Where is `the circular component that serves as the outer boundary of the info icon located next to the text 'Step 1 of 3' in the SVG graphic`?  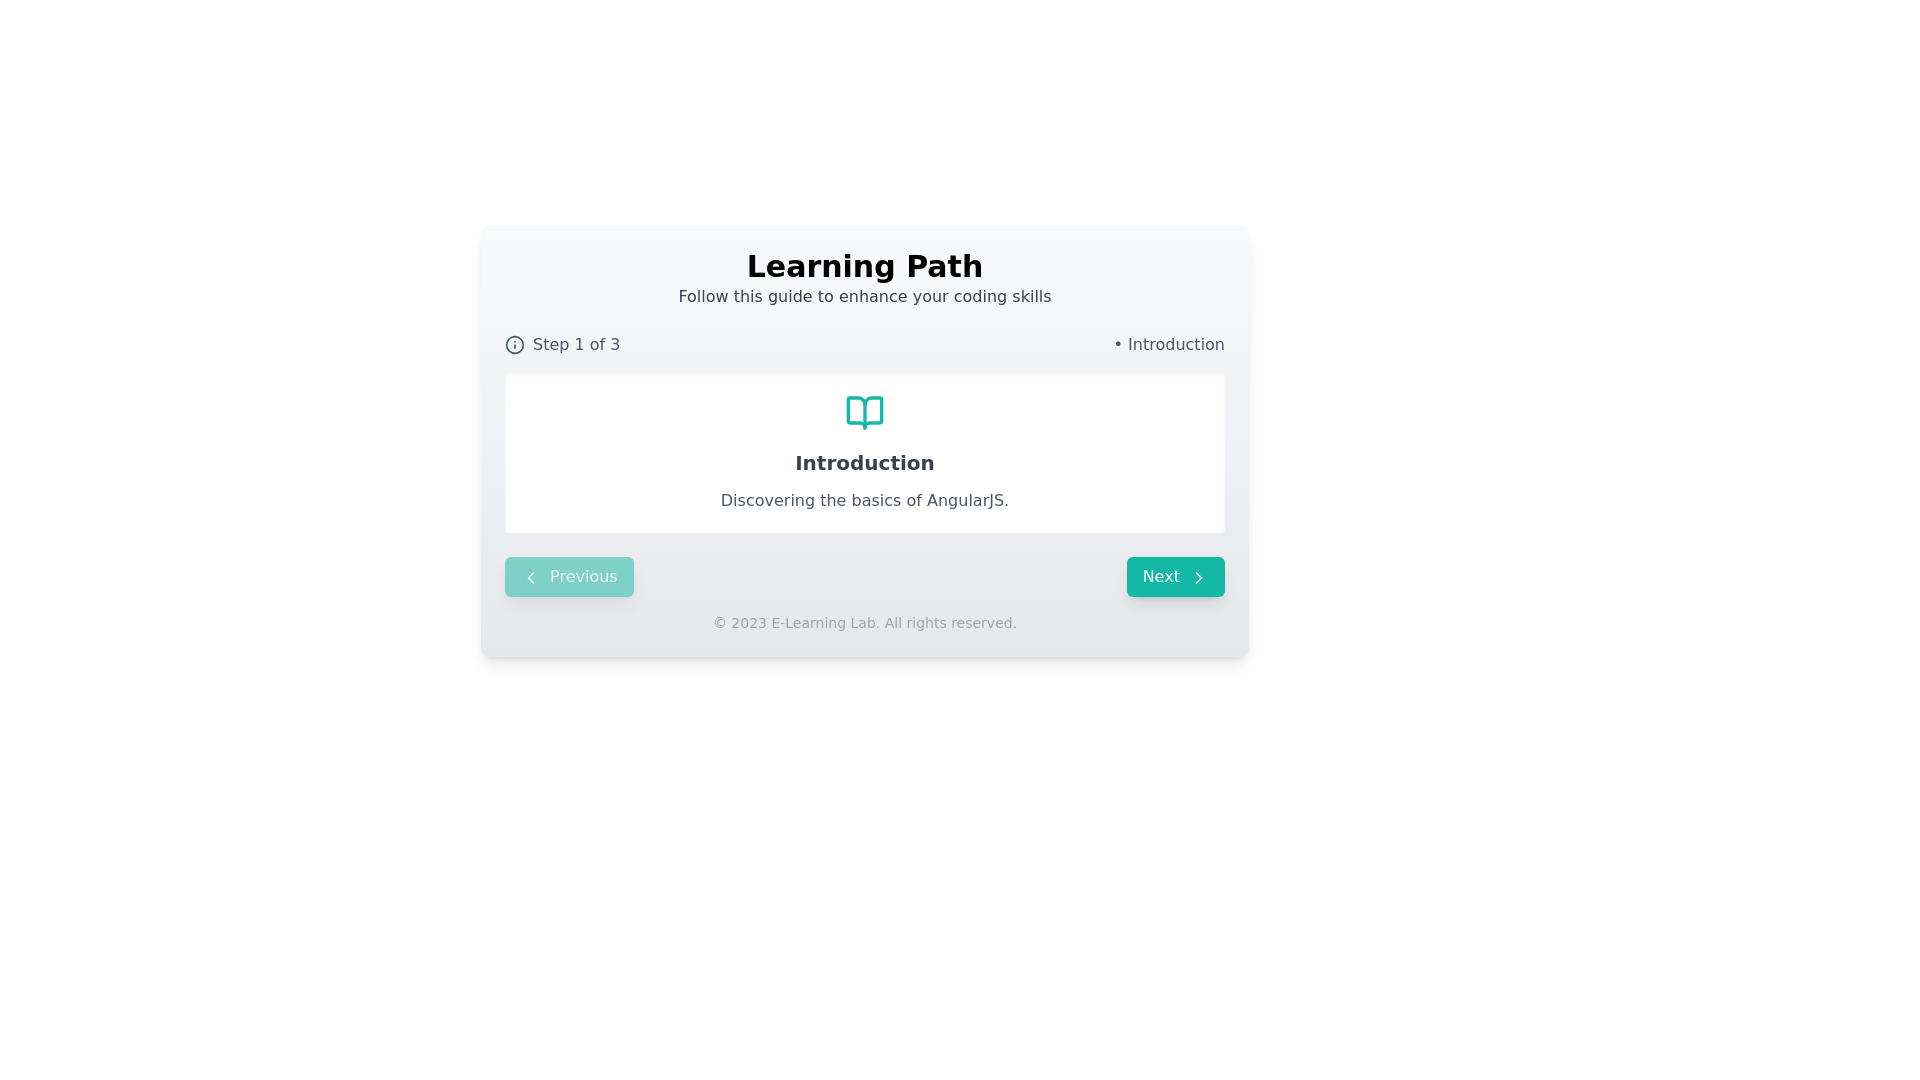 the circular component that serves as the outer boundary of the info icon located next to the text 'Step 1 of 3' in the SVG graphic is located at coordinates (514, 343).